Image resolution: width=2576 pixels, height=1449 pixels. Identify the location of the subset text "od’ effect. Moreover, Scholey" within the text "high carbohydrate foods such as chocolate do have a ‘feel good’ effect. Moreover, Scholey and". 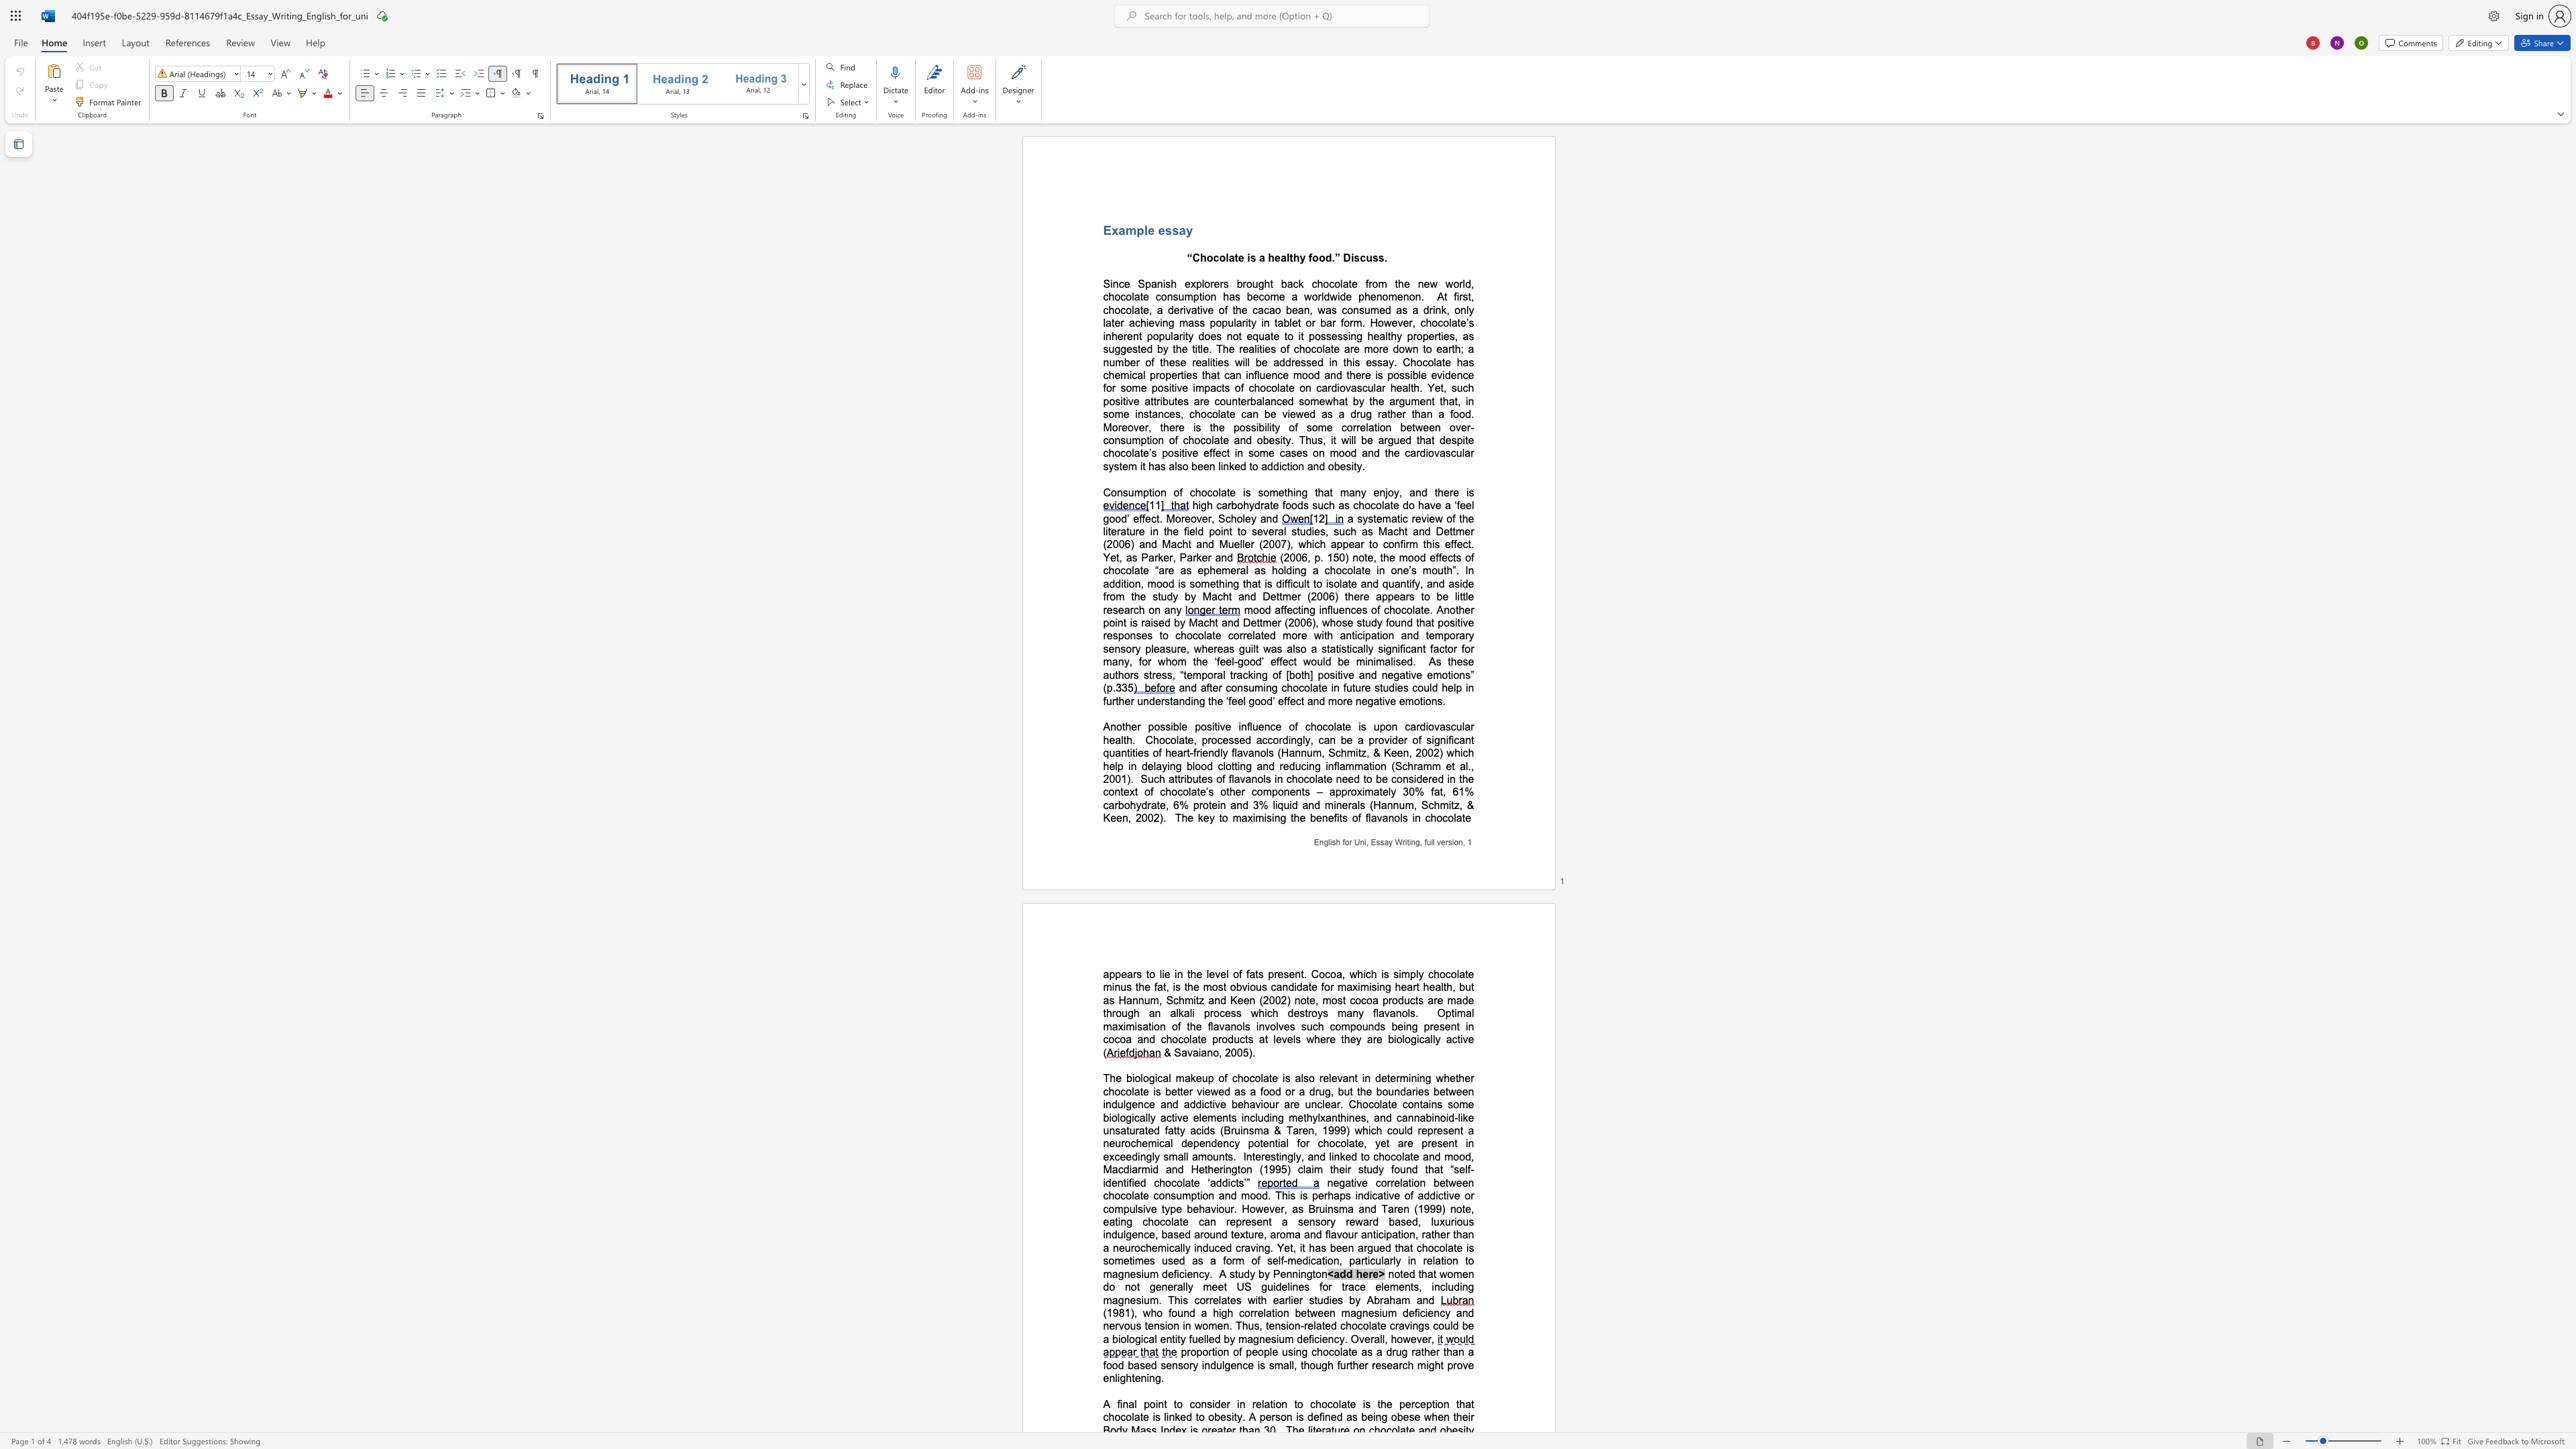
(1115, 517).